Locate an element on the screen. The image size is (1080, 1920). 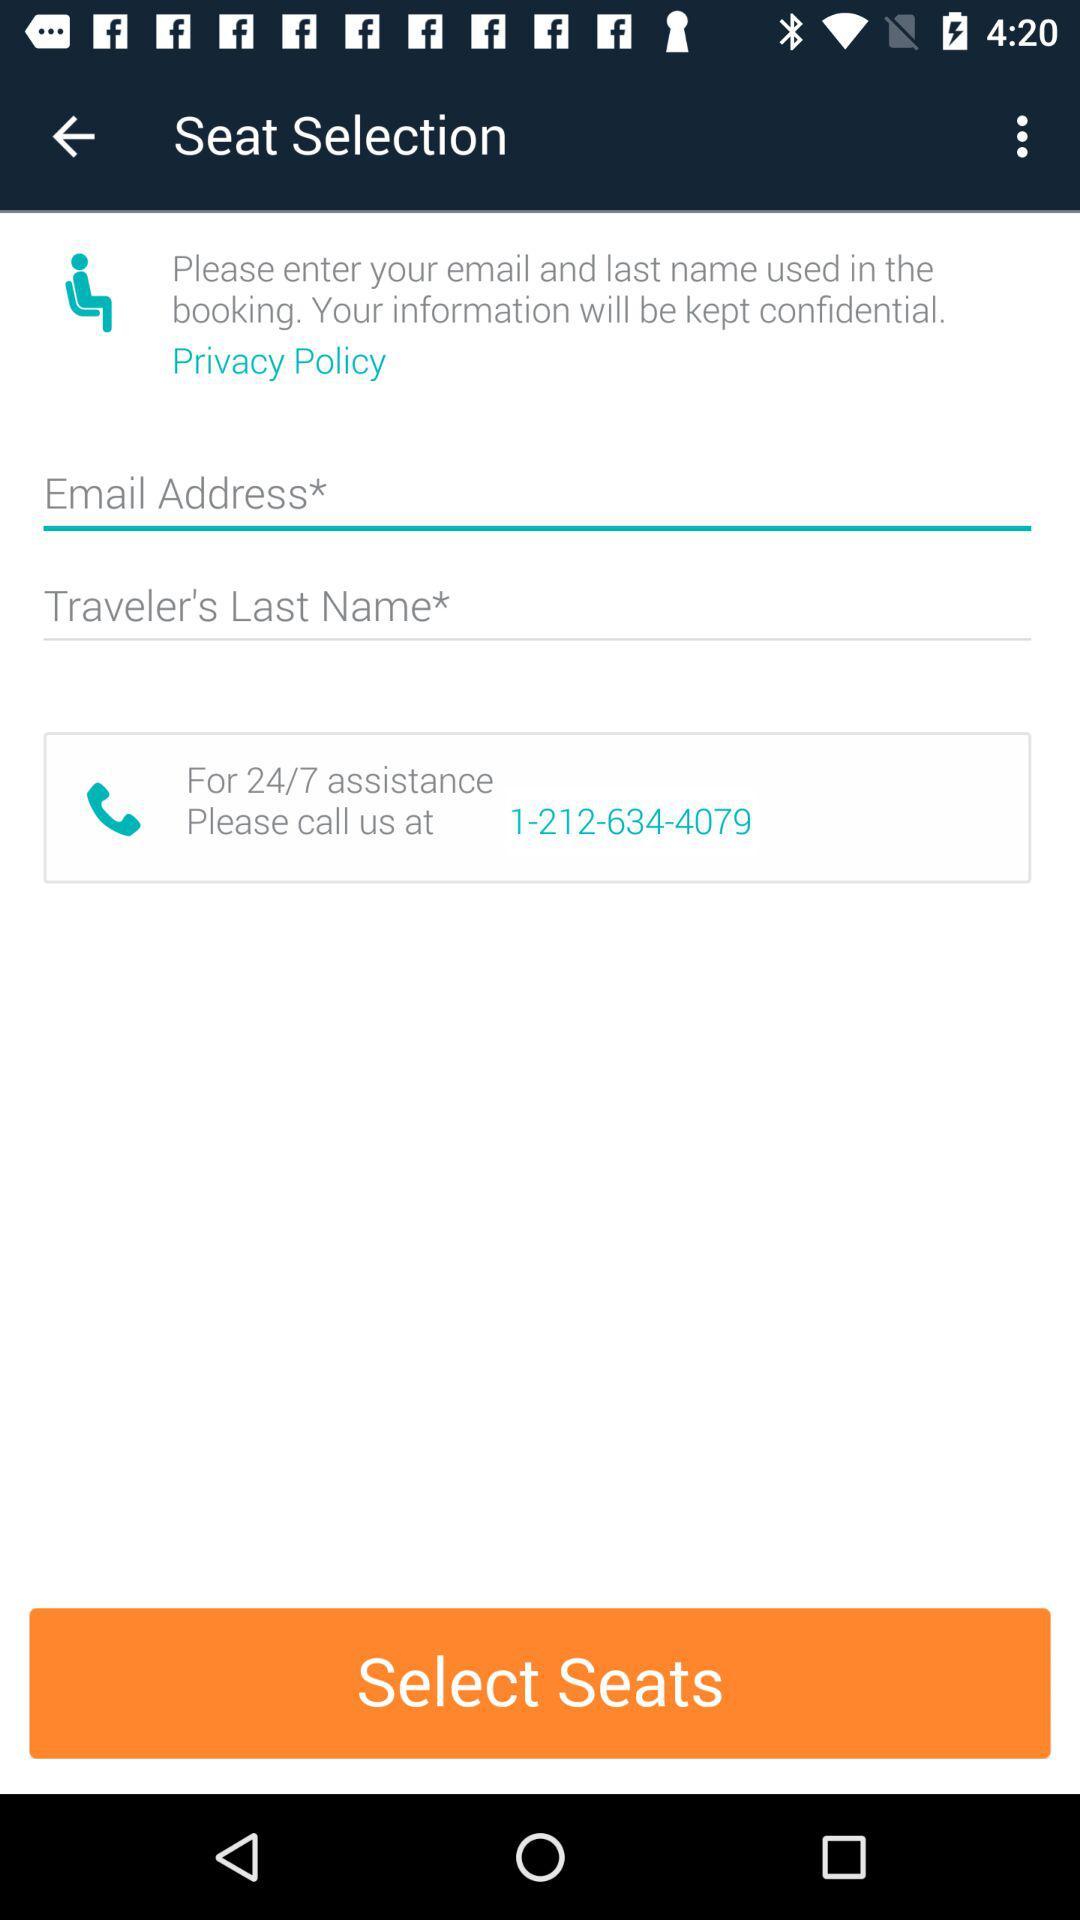
the name box is located at coordinates (536, 613).